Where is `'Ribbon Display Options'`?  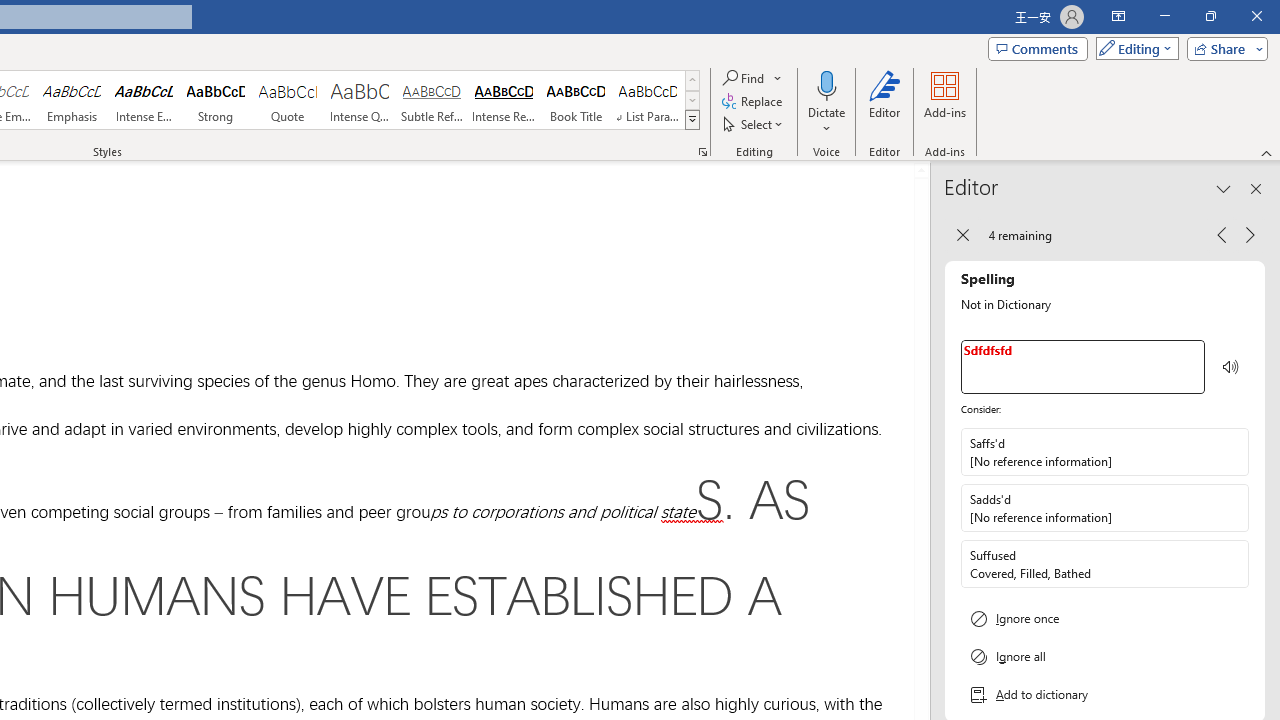
'Ribbon Display Options' is located at coordinates (1117, 16).